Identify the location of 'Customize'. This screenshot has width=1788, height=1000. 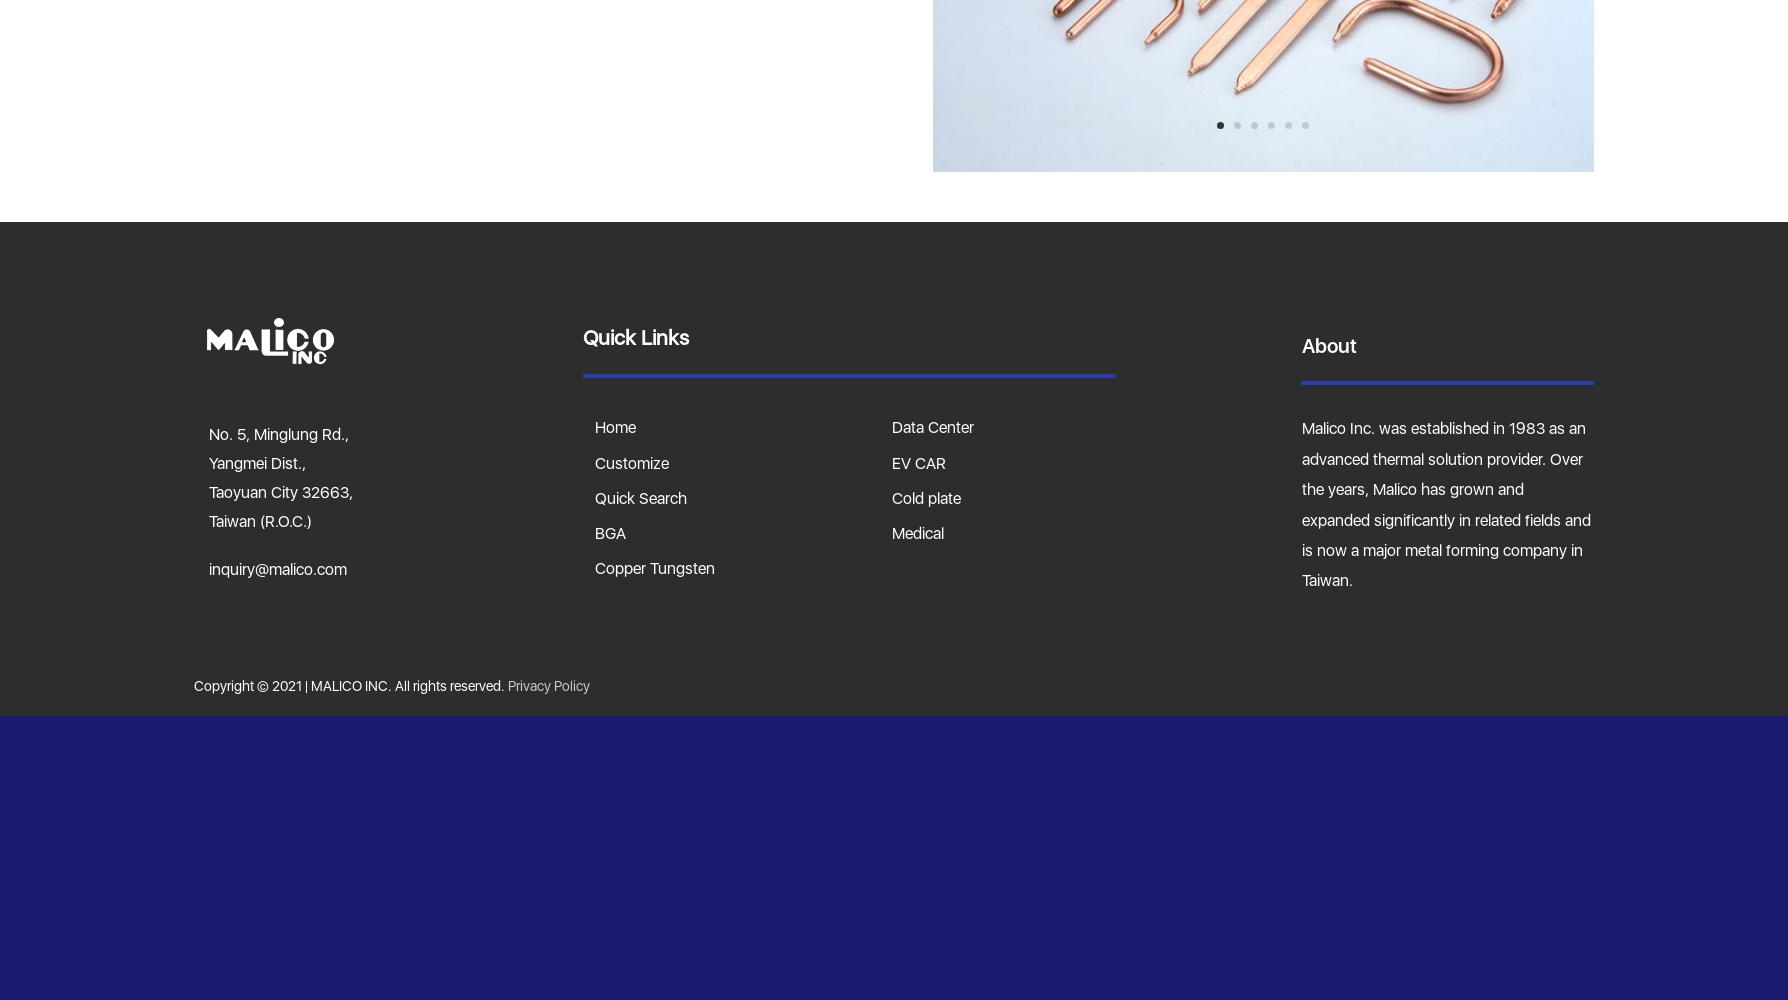
(632, 461).